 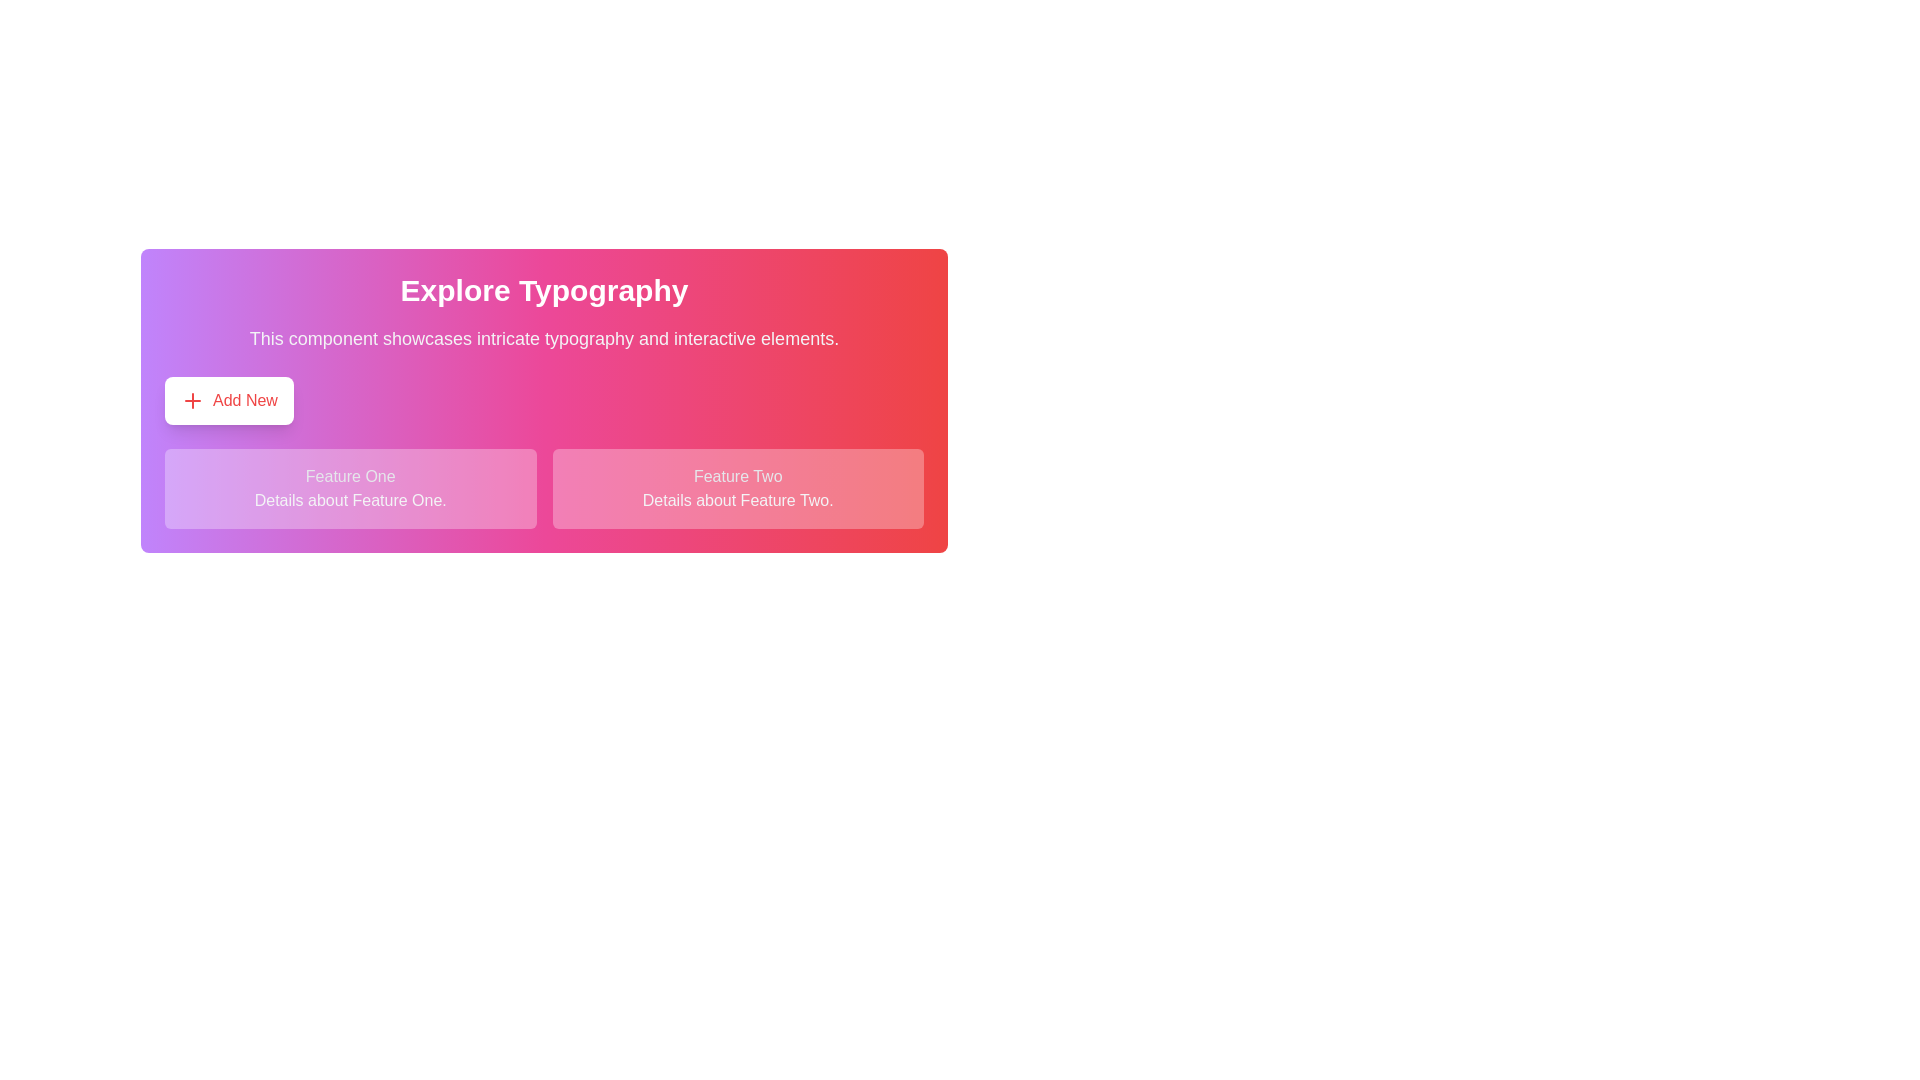 I want to click on the 'Feature One' text label, which serves as a title or heading for the section it represents, so click(x=350, y=477).